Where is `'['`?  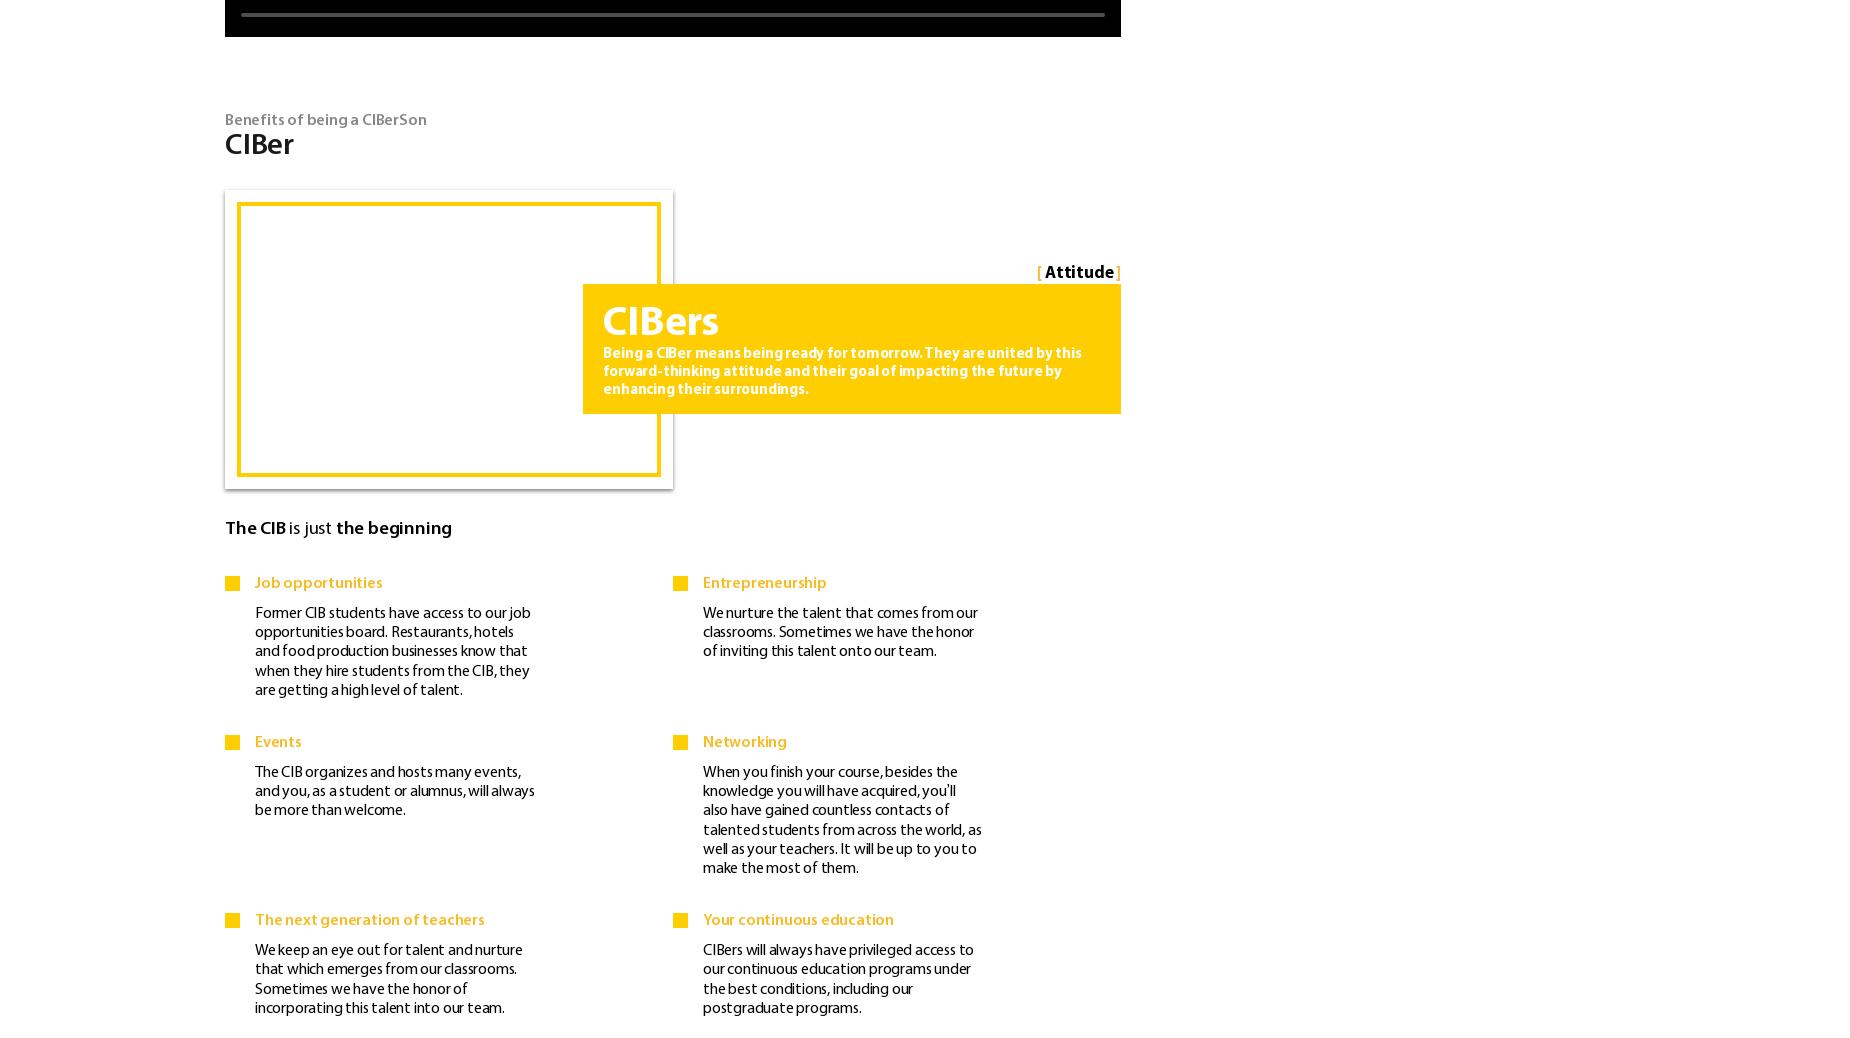
'[' is located at coordinates (1038, 273).